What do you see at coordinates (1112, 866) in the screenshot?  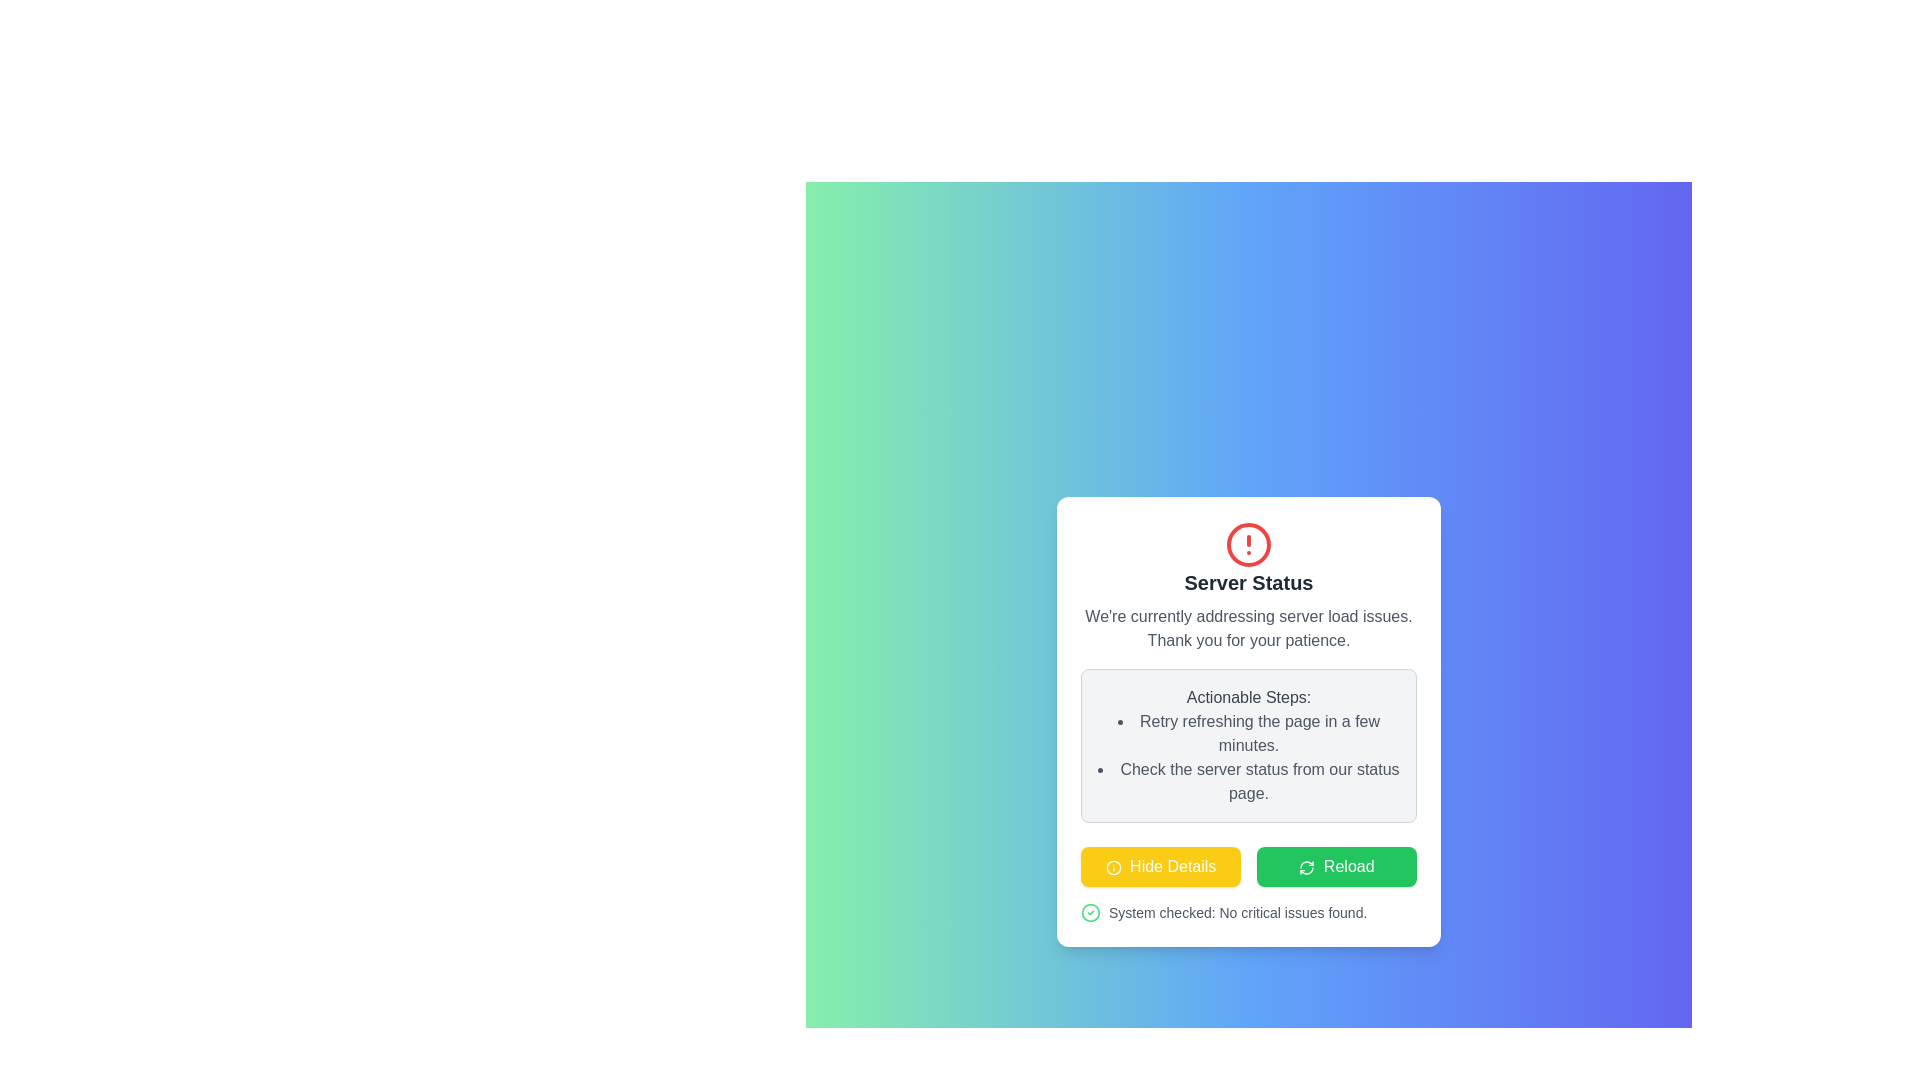 I see `the information icon, which is a circle with a central vertical line and a dot above it, located to the left of the 'Hide Details' text within a yellow button at the bottom center of the dialog box` at bounding box center [1112, 866].